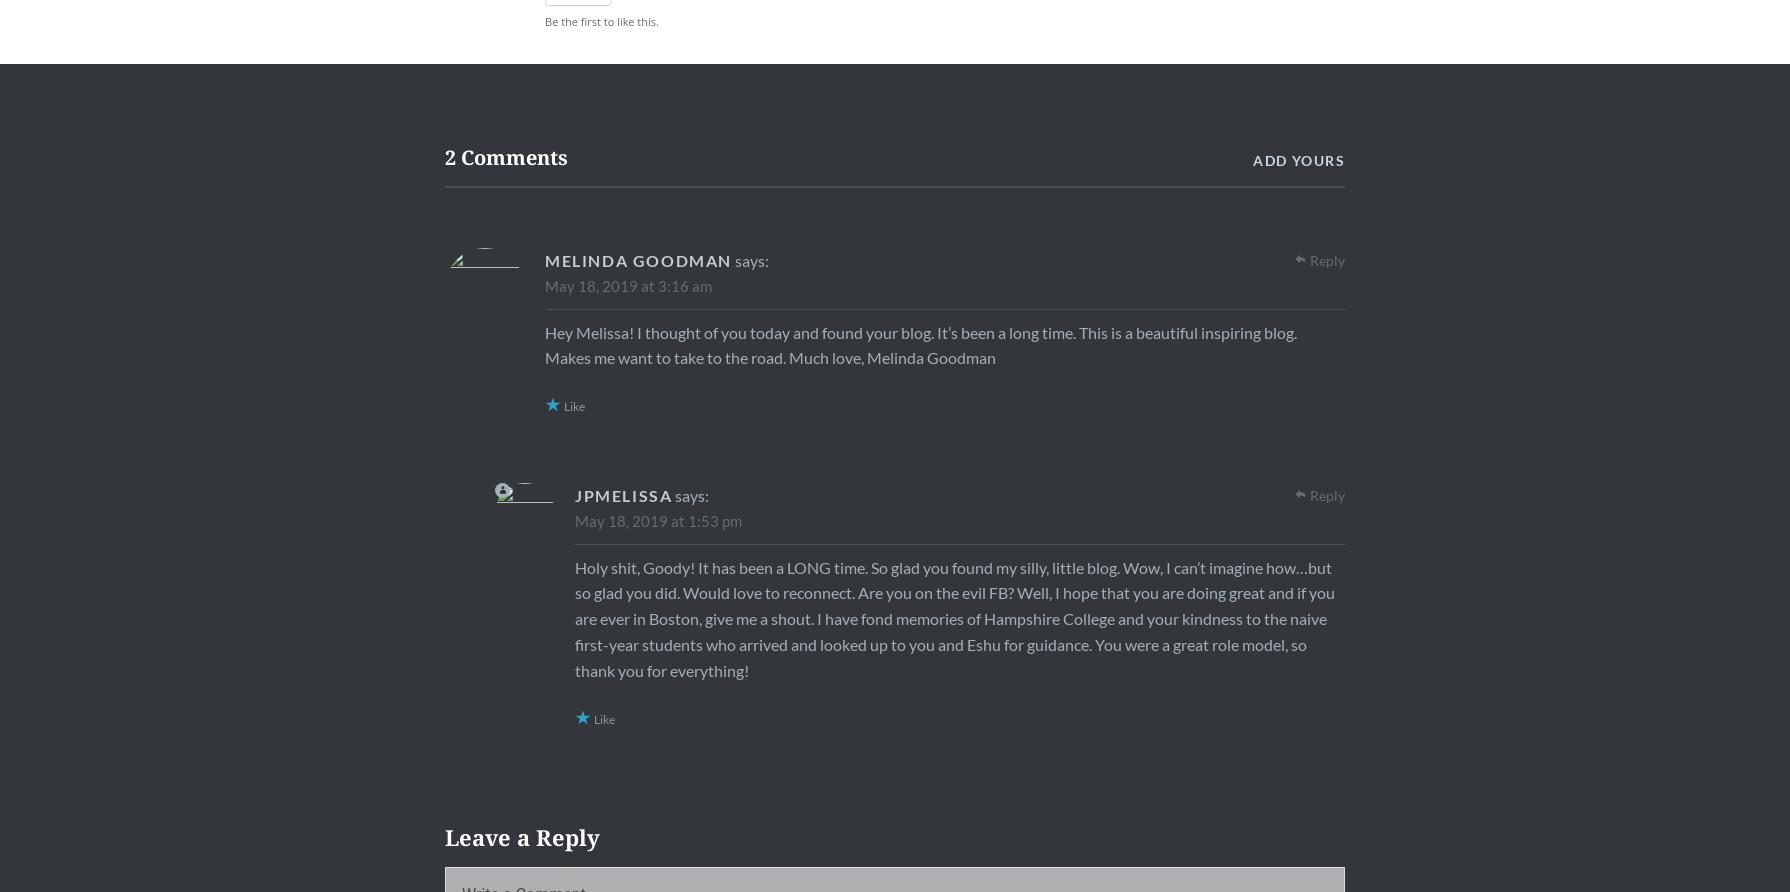  Describe the element at coordinates (573, 617) in the screenshot. I see `'Holy shit, Goody!  It has been a LONG time.  So glad you found my silly, little blog.  Wow, I can’t imagine how…but so glad you did.  Would love to reconnect.  Are you on the evil FB?  Well, I hope that you are doing great and if you are ever in Boston, give me a shout.  I have fond memories of Hampshire College and your kindness to the naive first-year students who arrived and looked up to you and Eshu for guidance. You were a great role model, so thank you for everything!'` at that location.